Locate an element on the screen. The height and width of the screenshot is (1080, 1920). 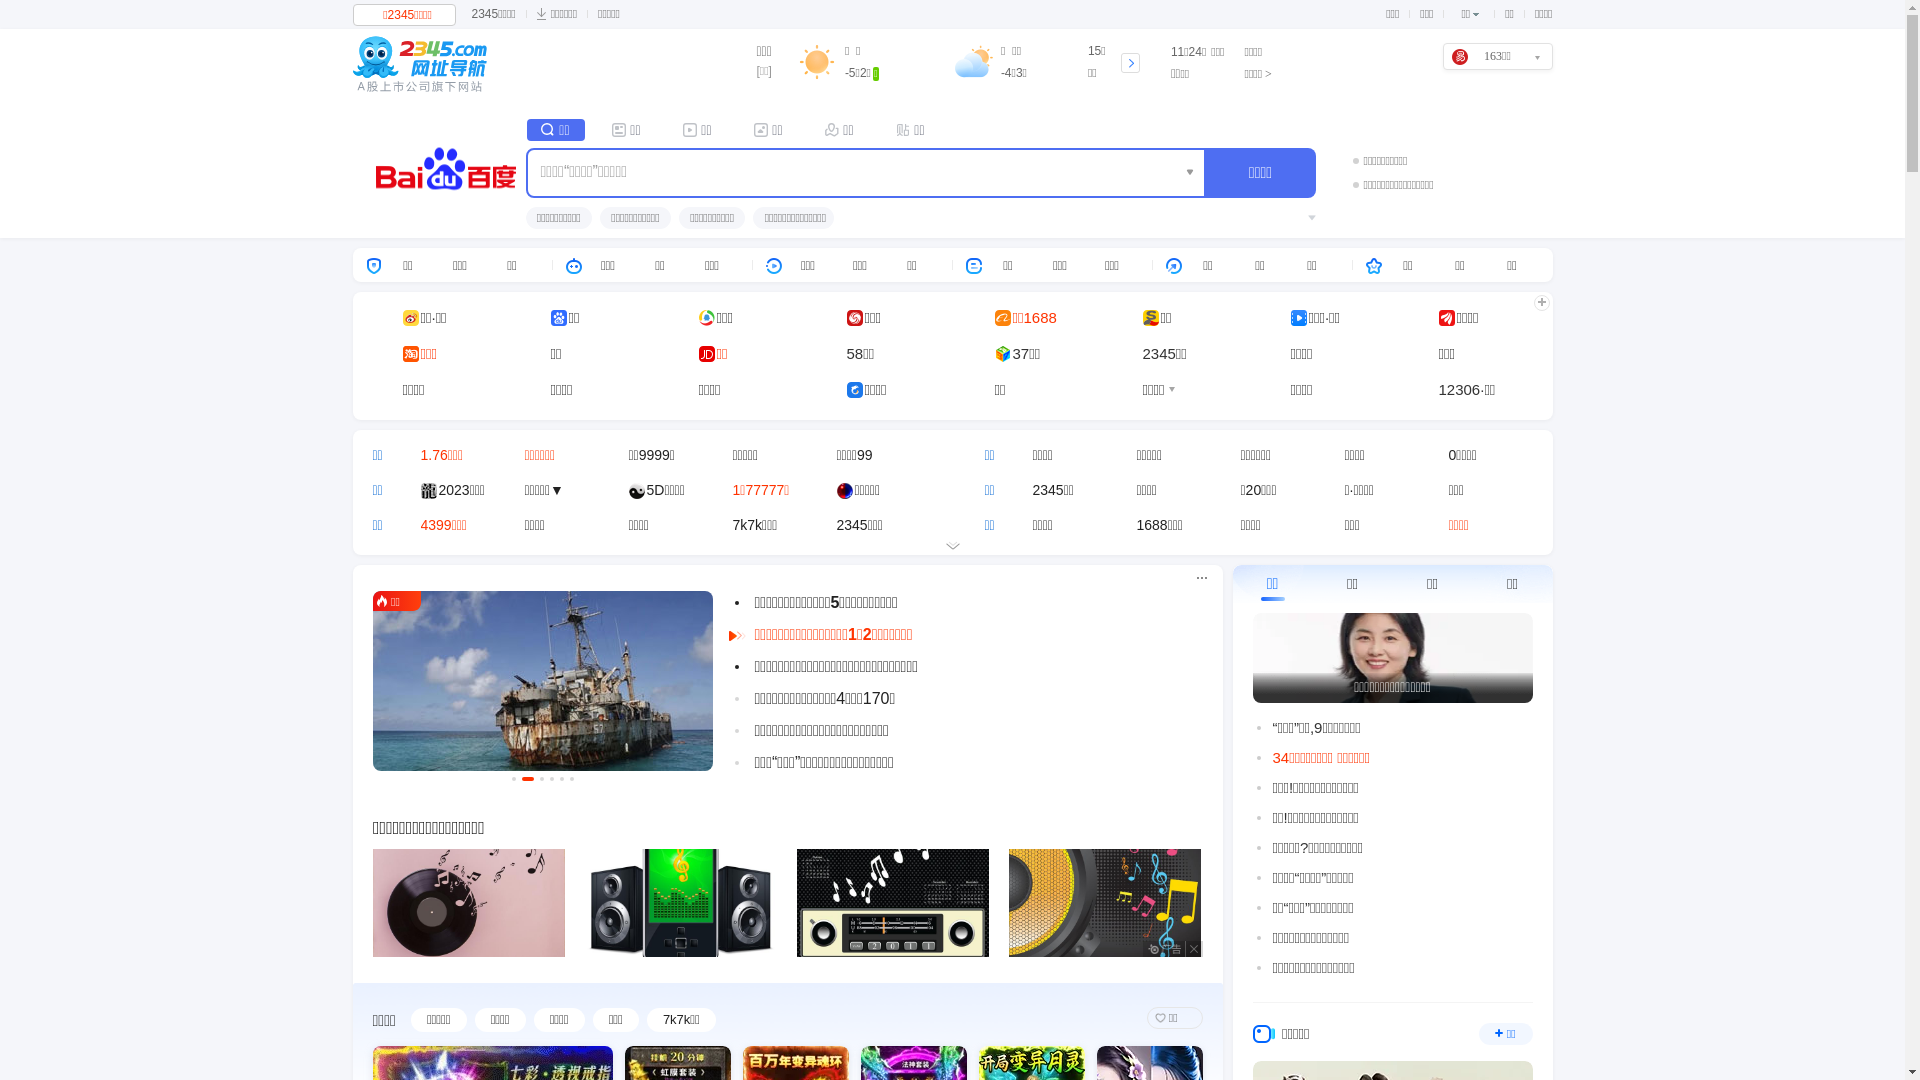
'12306' is located at coordinates (1459, 389).